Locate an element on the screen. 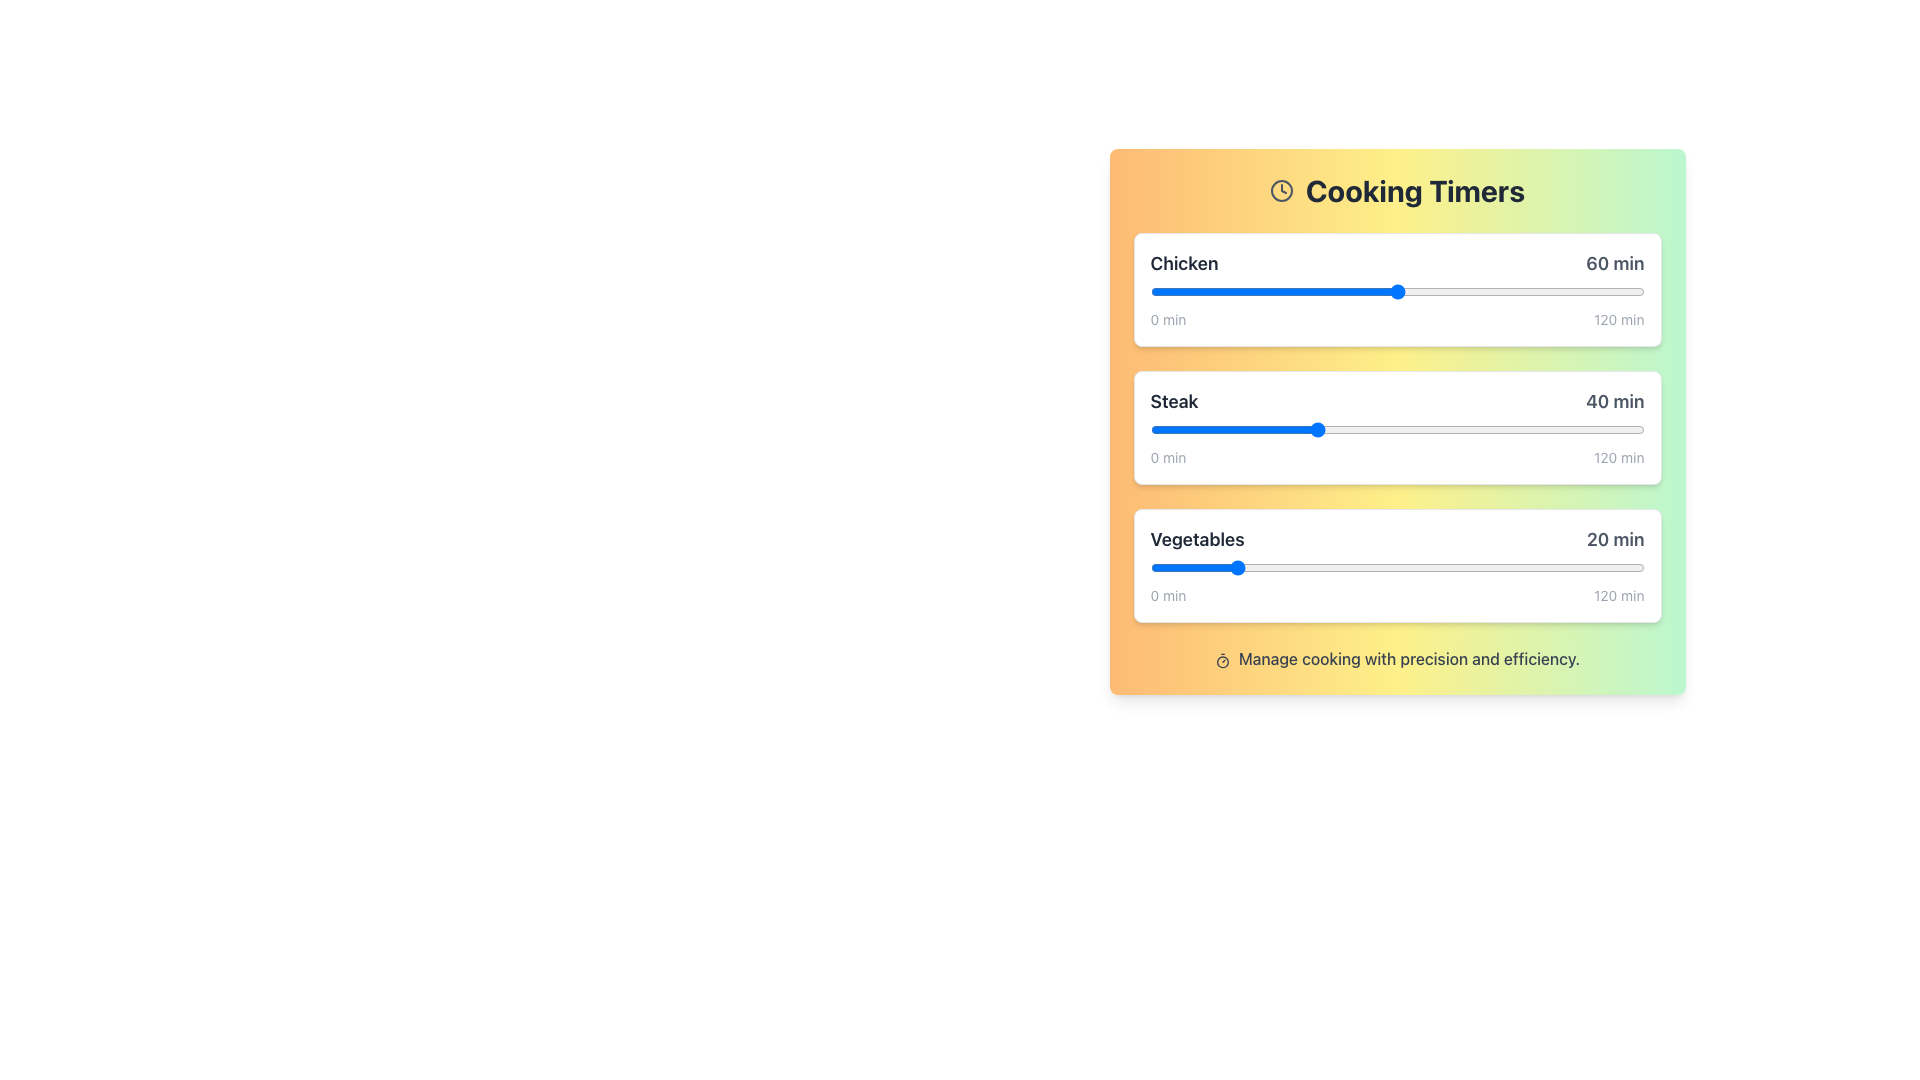 This screenshot has height=1080, width=1920. the cooking timer for the chicken is located at coordinates (1290, 292).